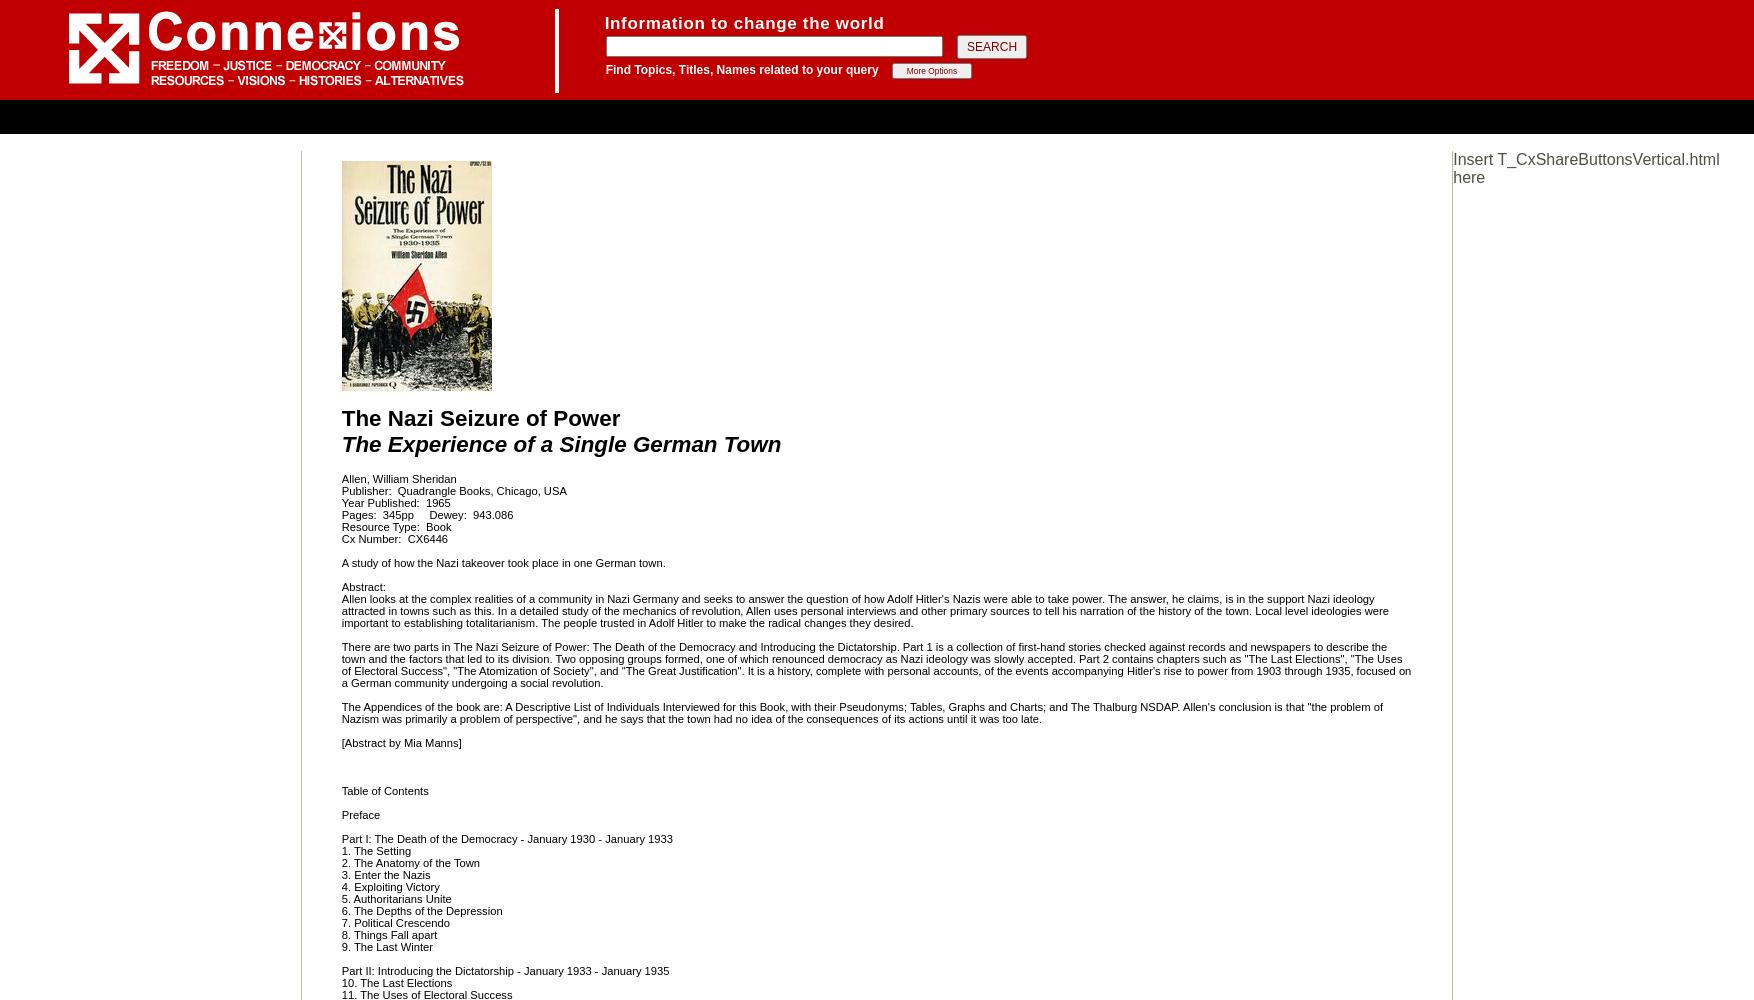 The height and width of the screenshot is (1000, 1754). What do you see at coordinates (339, 911) in the screenshot?
I see `'6. The Depths of the Depression'` at bounding box center [339, 911].